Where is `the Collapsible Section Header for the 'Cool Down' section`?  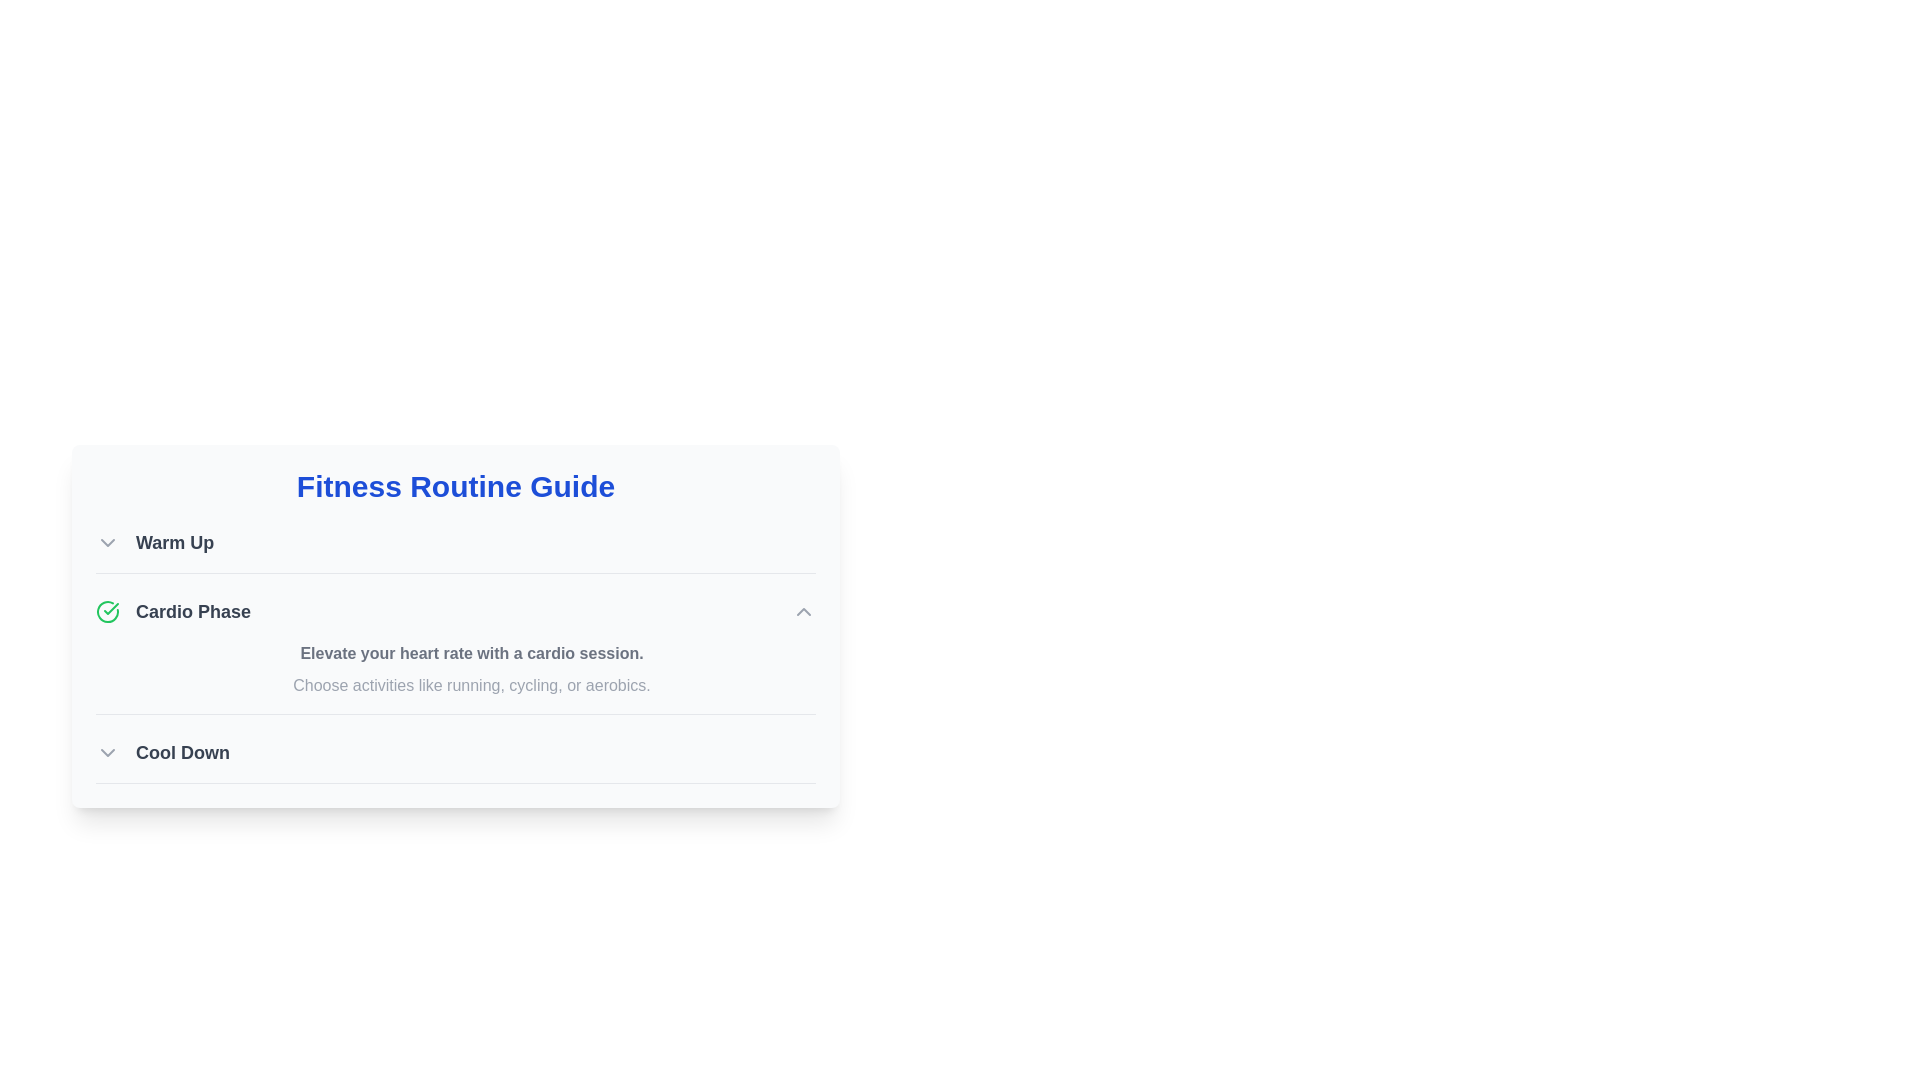
the Collapsible Section Header for the 'Cool Down' section is located at coordinates (163, 752).